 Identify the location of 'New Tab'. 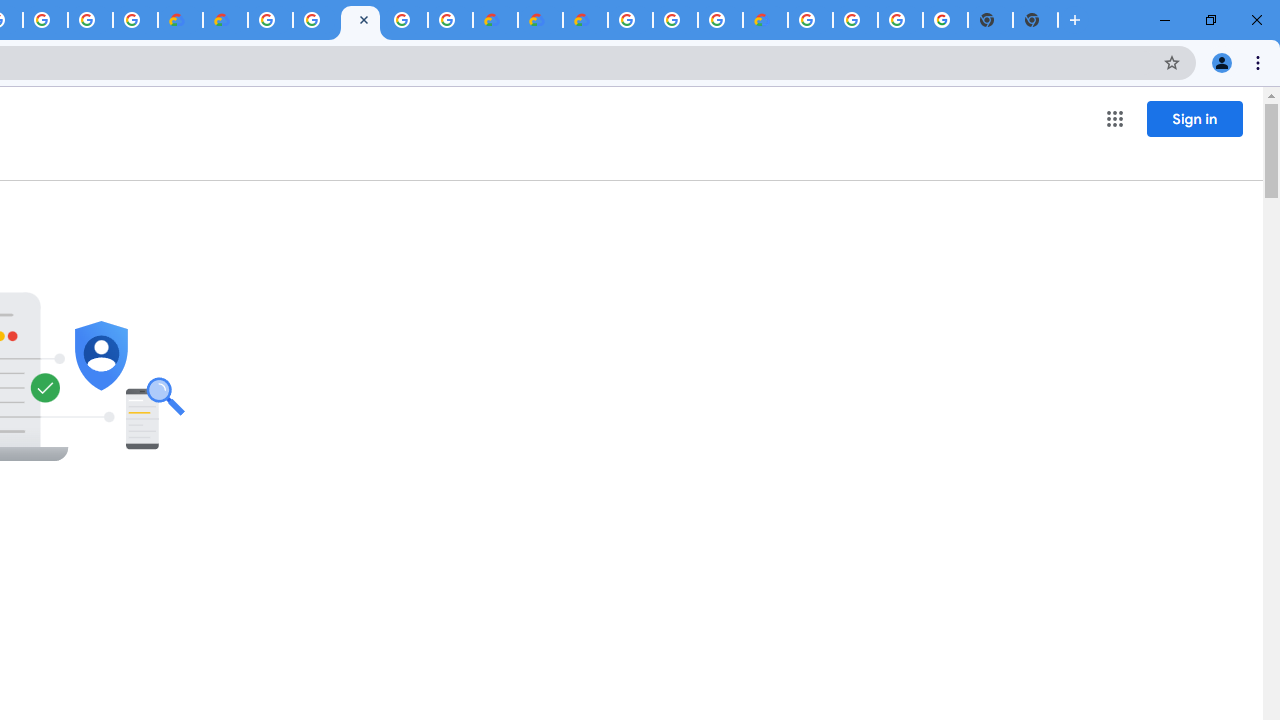
(1035, 20).